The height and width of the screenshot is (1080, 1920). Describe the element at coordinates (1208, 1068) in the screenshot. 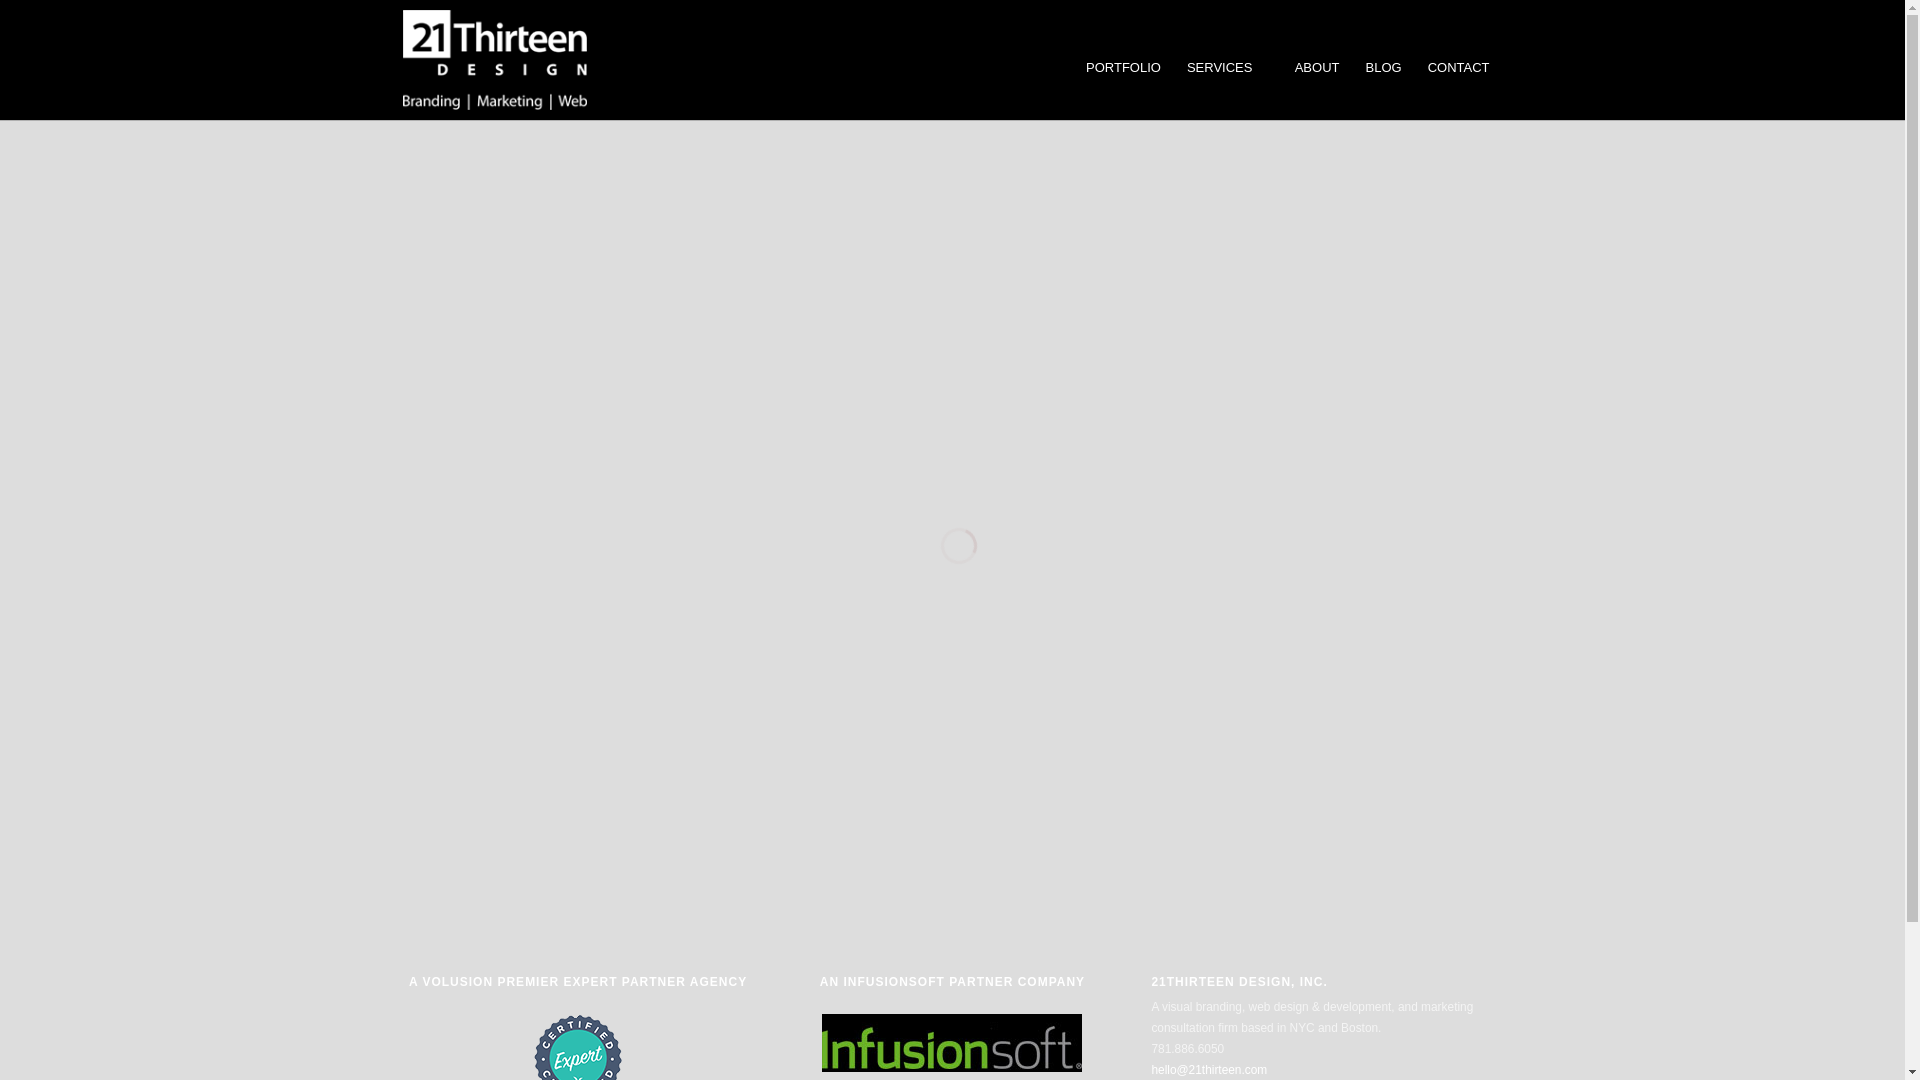

I see `'hello@21thirteen.com'` at that location.